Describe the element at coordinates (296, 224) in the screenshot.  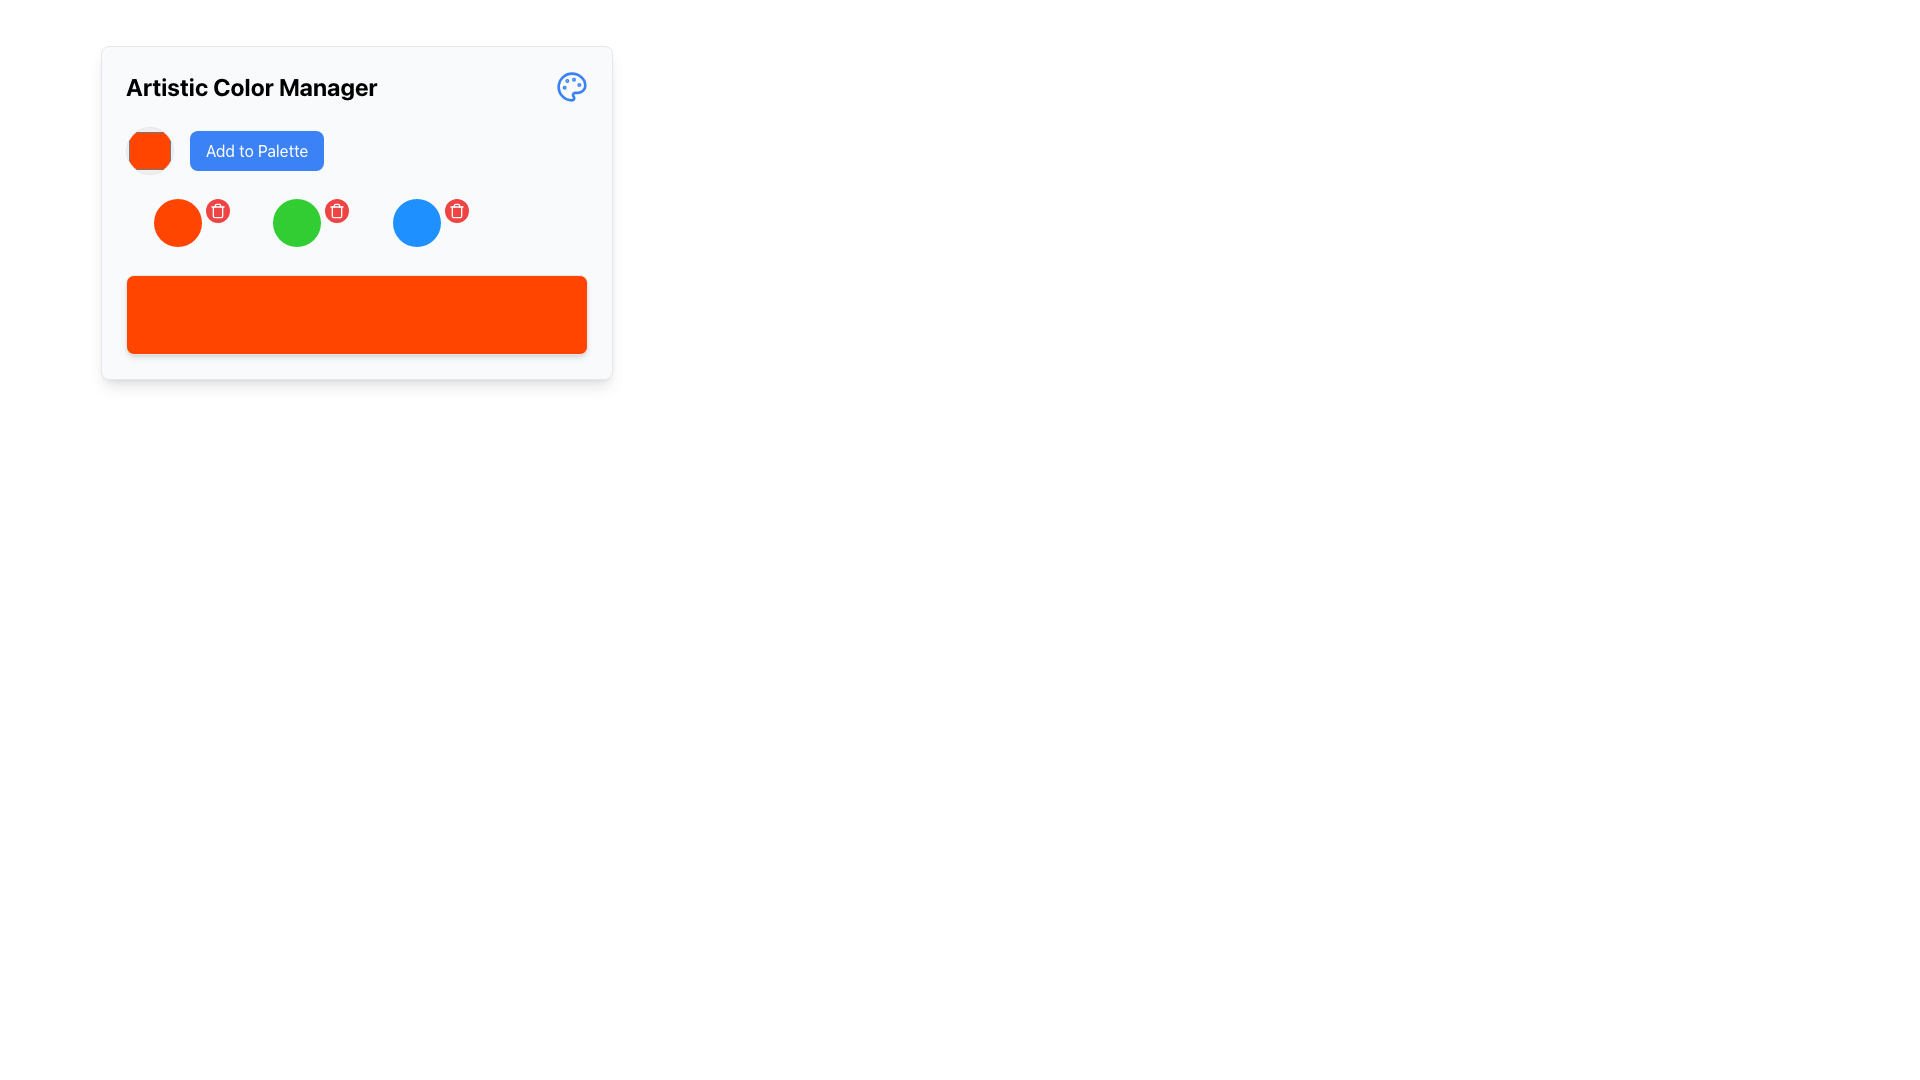
I see `the green circular button located between the orange and blue circles` at that location.